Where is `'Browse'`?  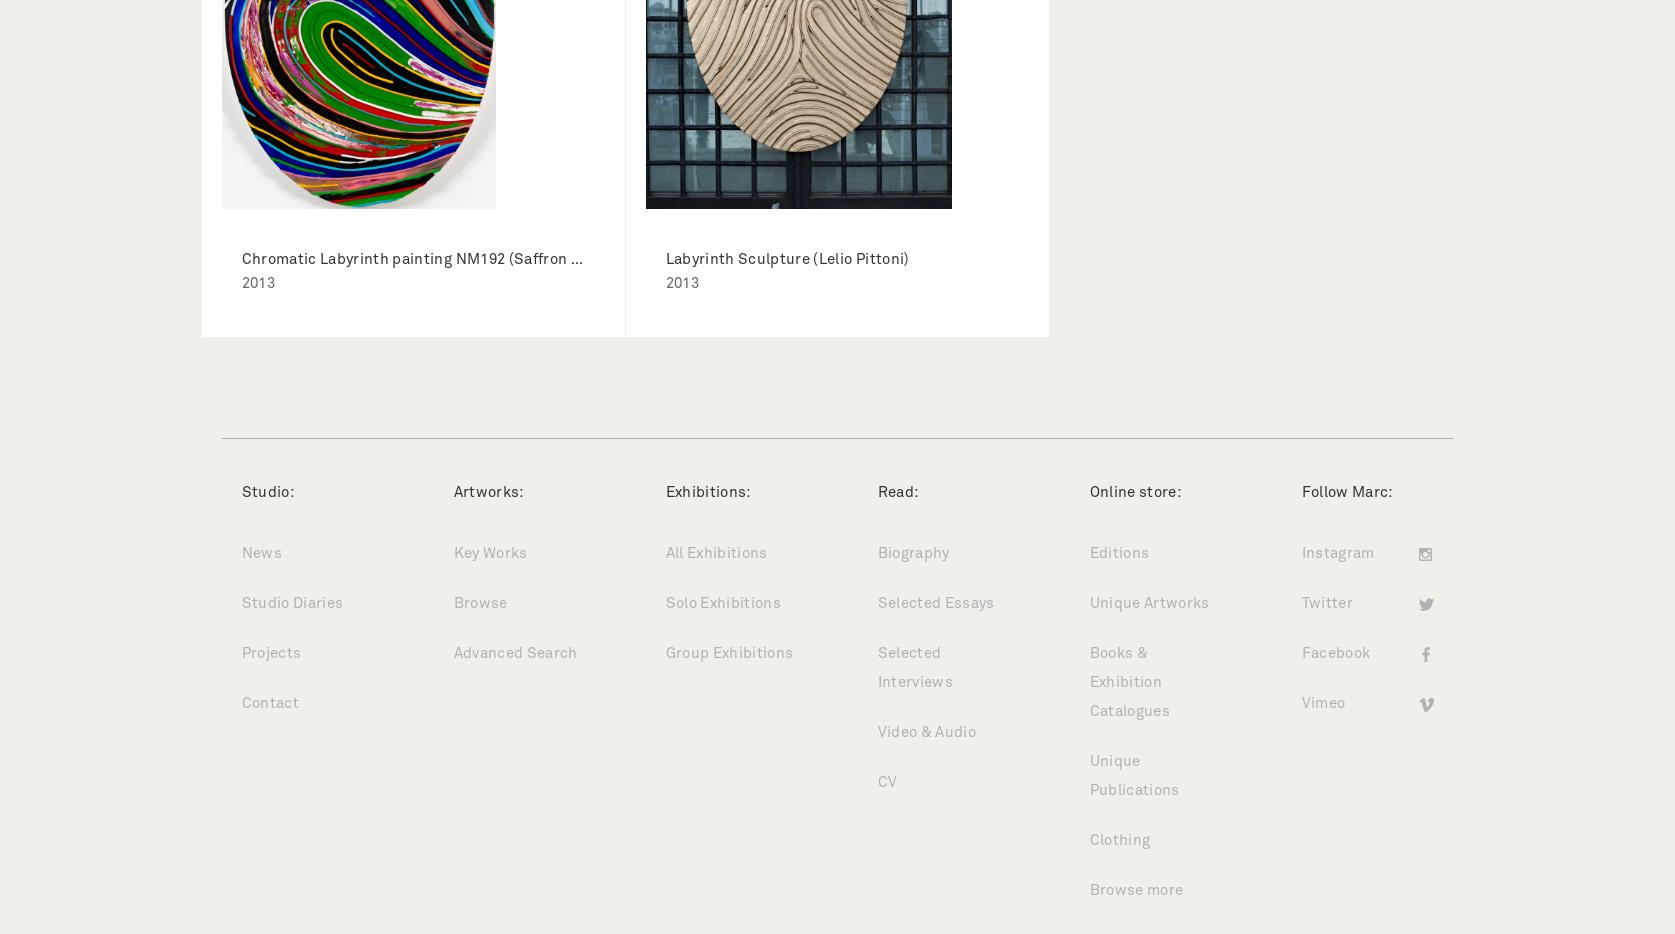 'Browse' is located at coordinates (480, 603).